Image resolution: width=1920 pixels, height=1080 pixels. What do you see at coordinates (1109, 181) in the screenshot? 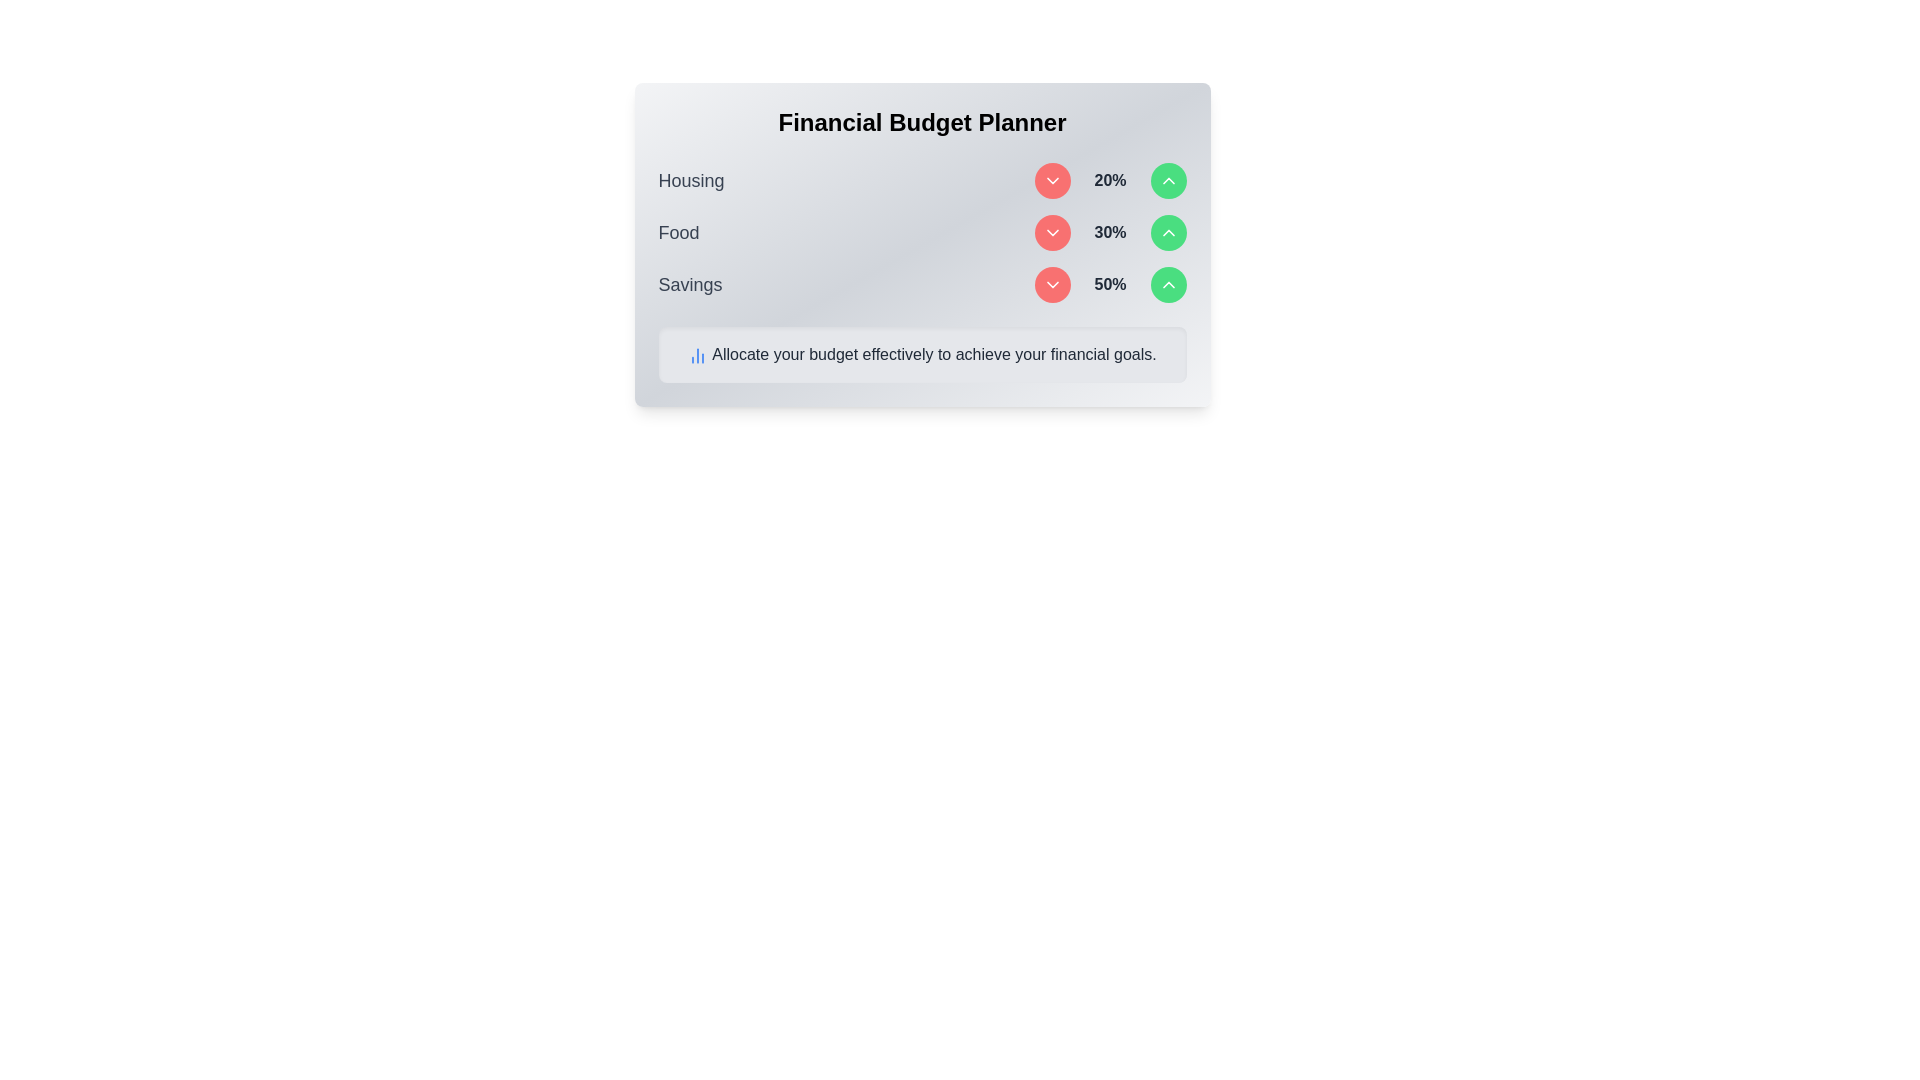
I see `the label displaying '20%' in bold text, which is centrally located within the 'Housing' section of the 'Financial Budget Planner' layout, flanked by up and down arrow buttons` at bounding box center [1109, 181].